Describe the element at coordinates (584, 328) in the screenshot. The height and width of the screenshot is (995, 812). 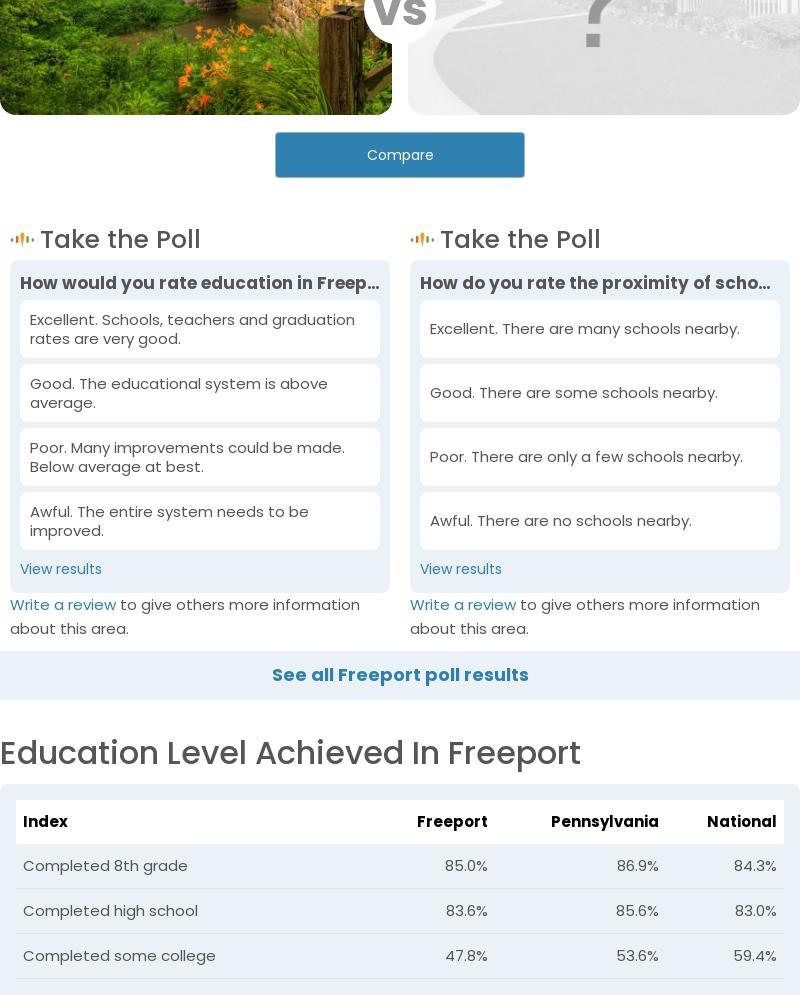
I see `'Excellent. There are many schools nearby.'` at that location.